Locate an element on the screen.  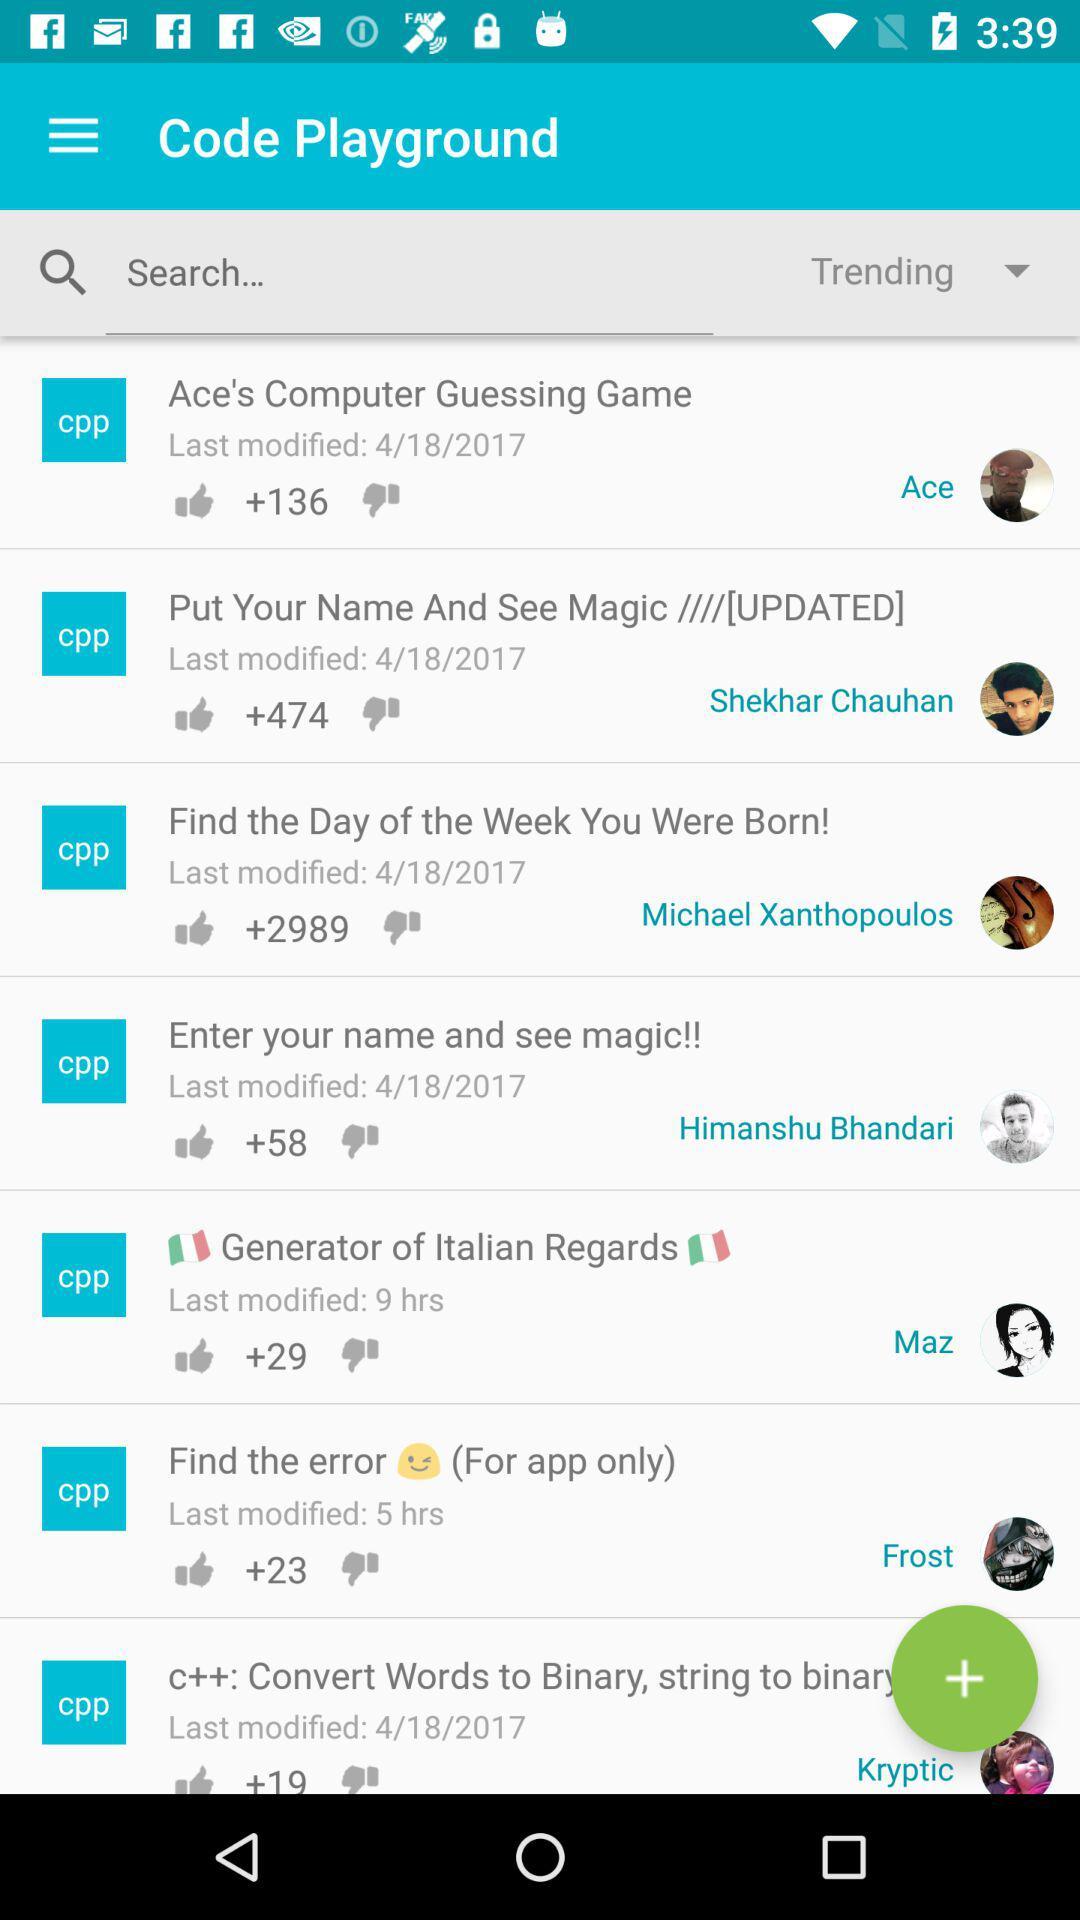
the add icon is located at coordinates (963, 1678).